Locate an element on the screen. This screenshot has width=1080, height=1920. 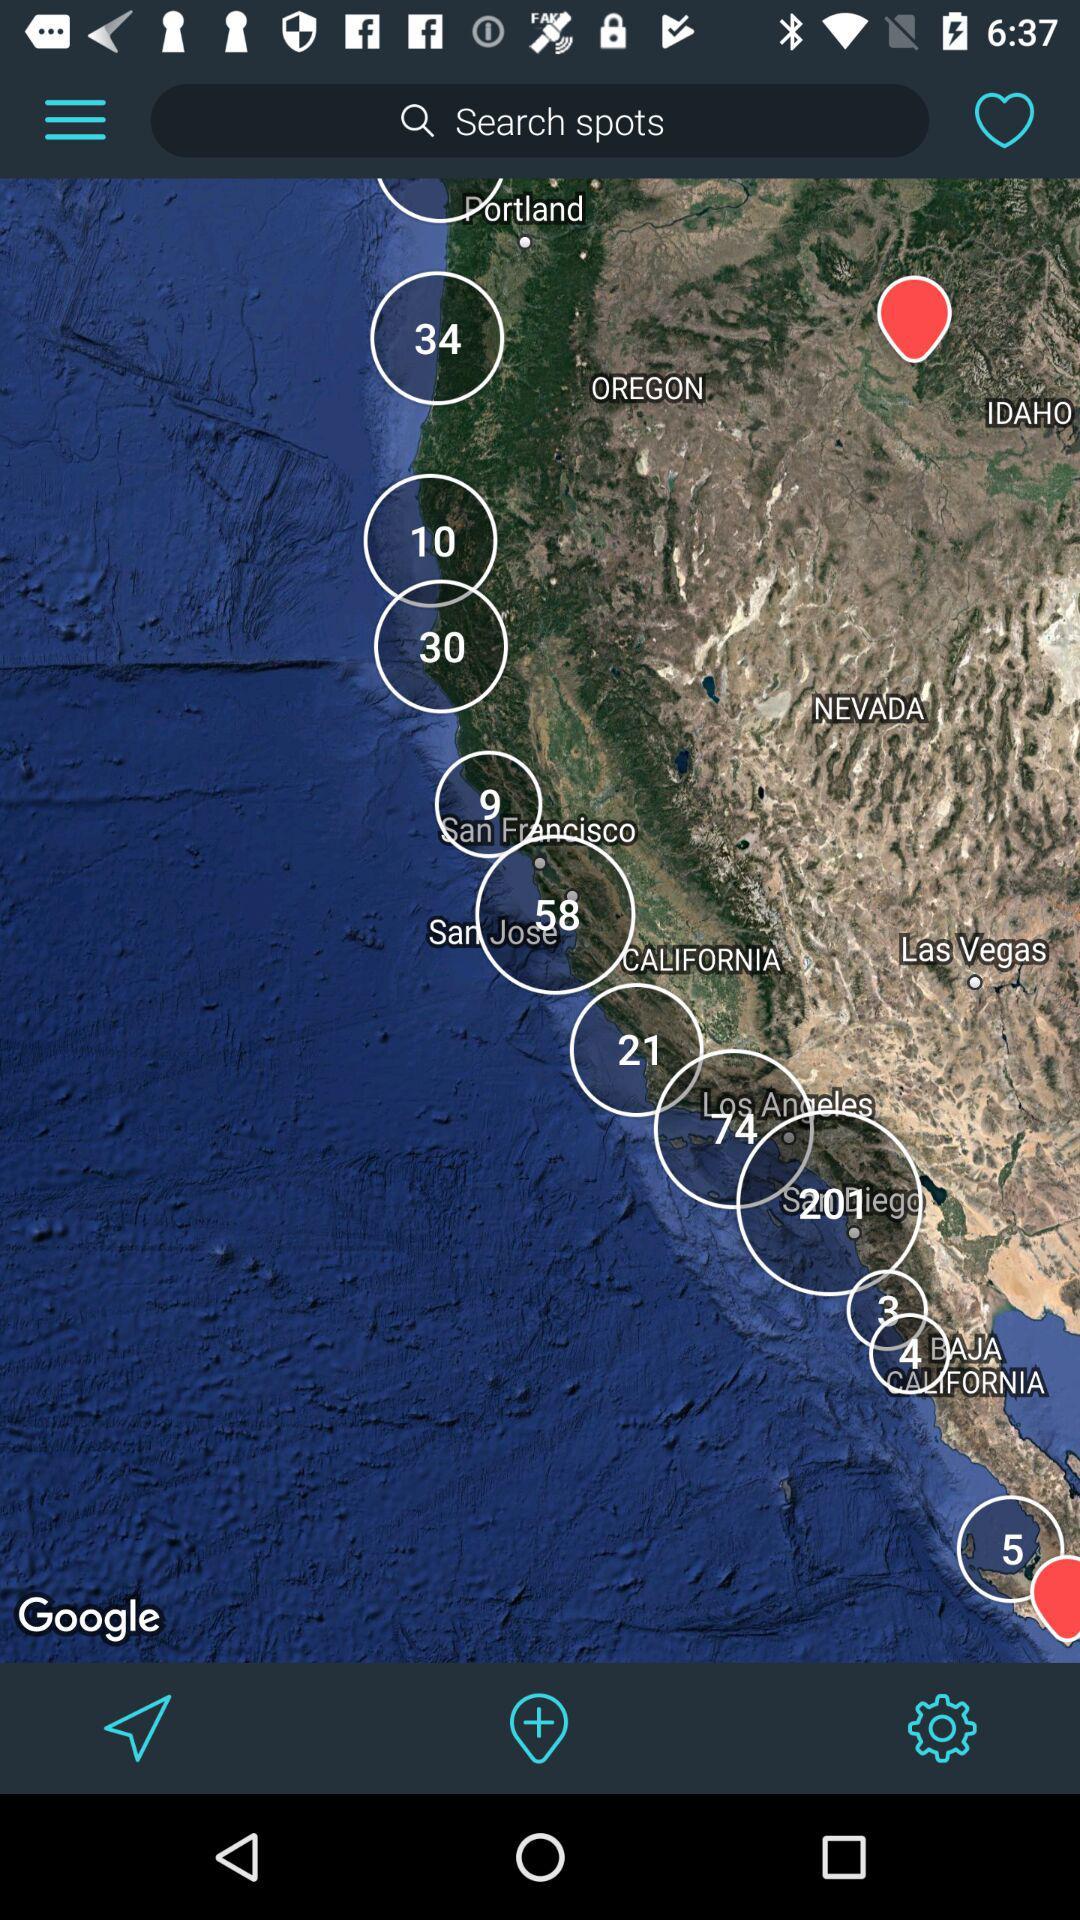
search spots is located at coordinates (540, 119).